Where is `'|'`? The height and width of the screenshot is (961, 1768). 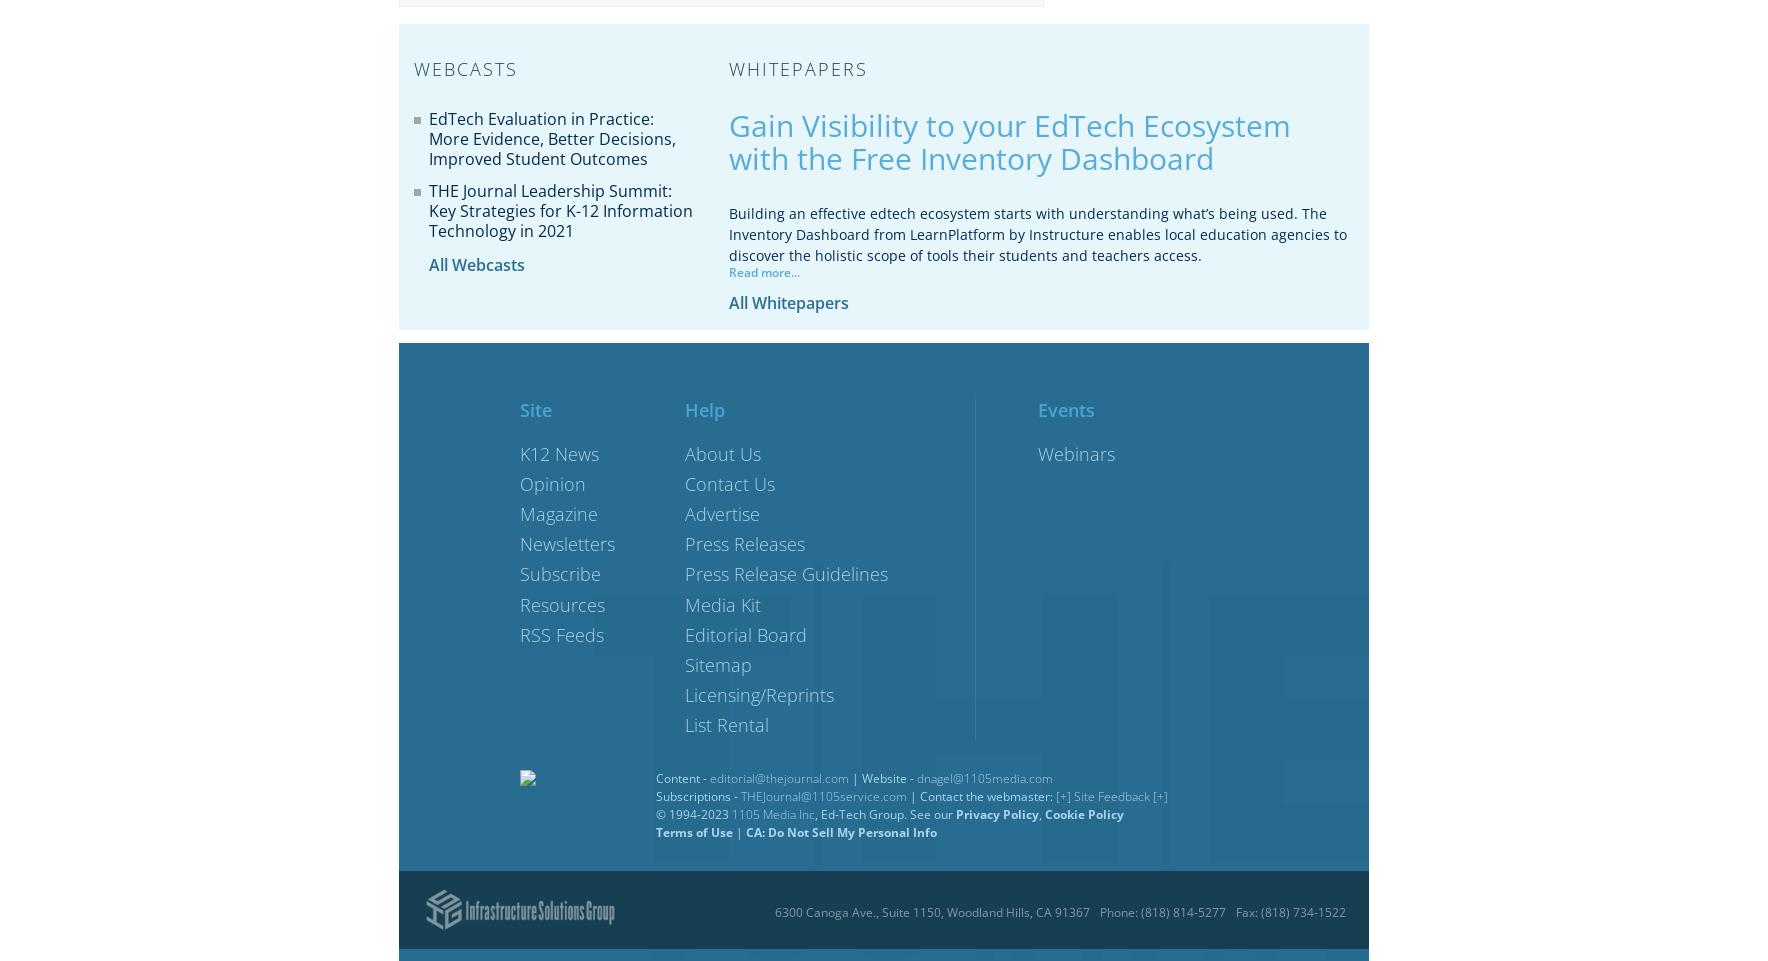 '|' is located at coordinates (733, 832).